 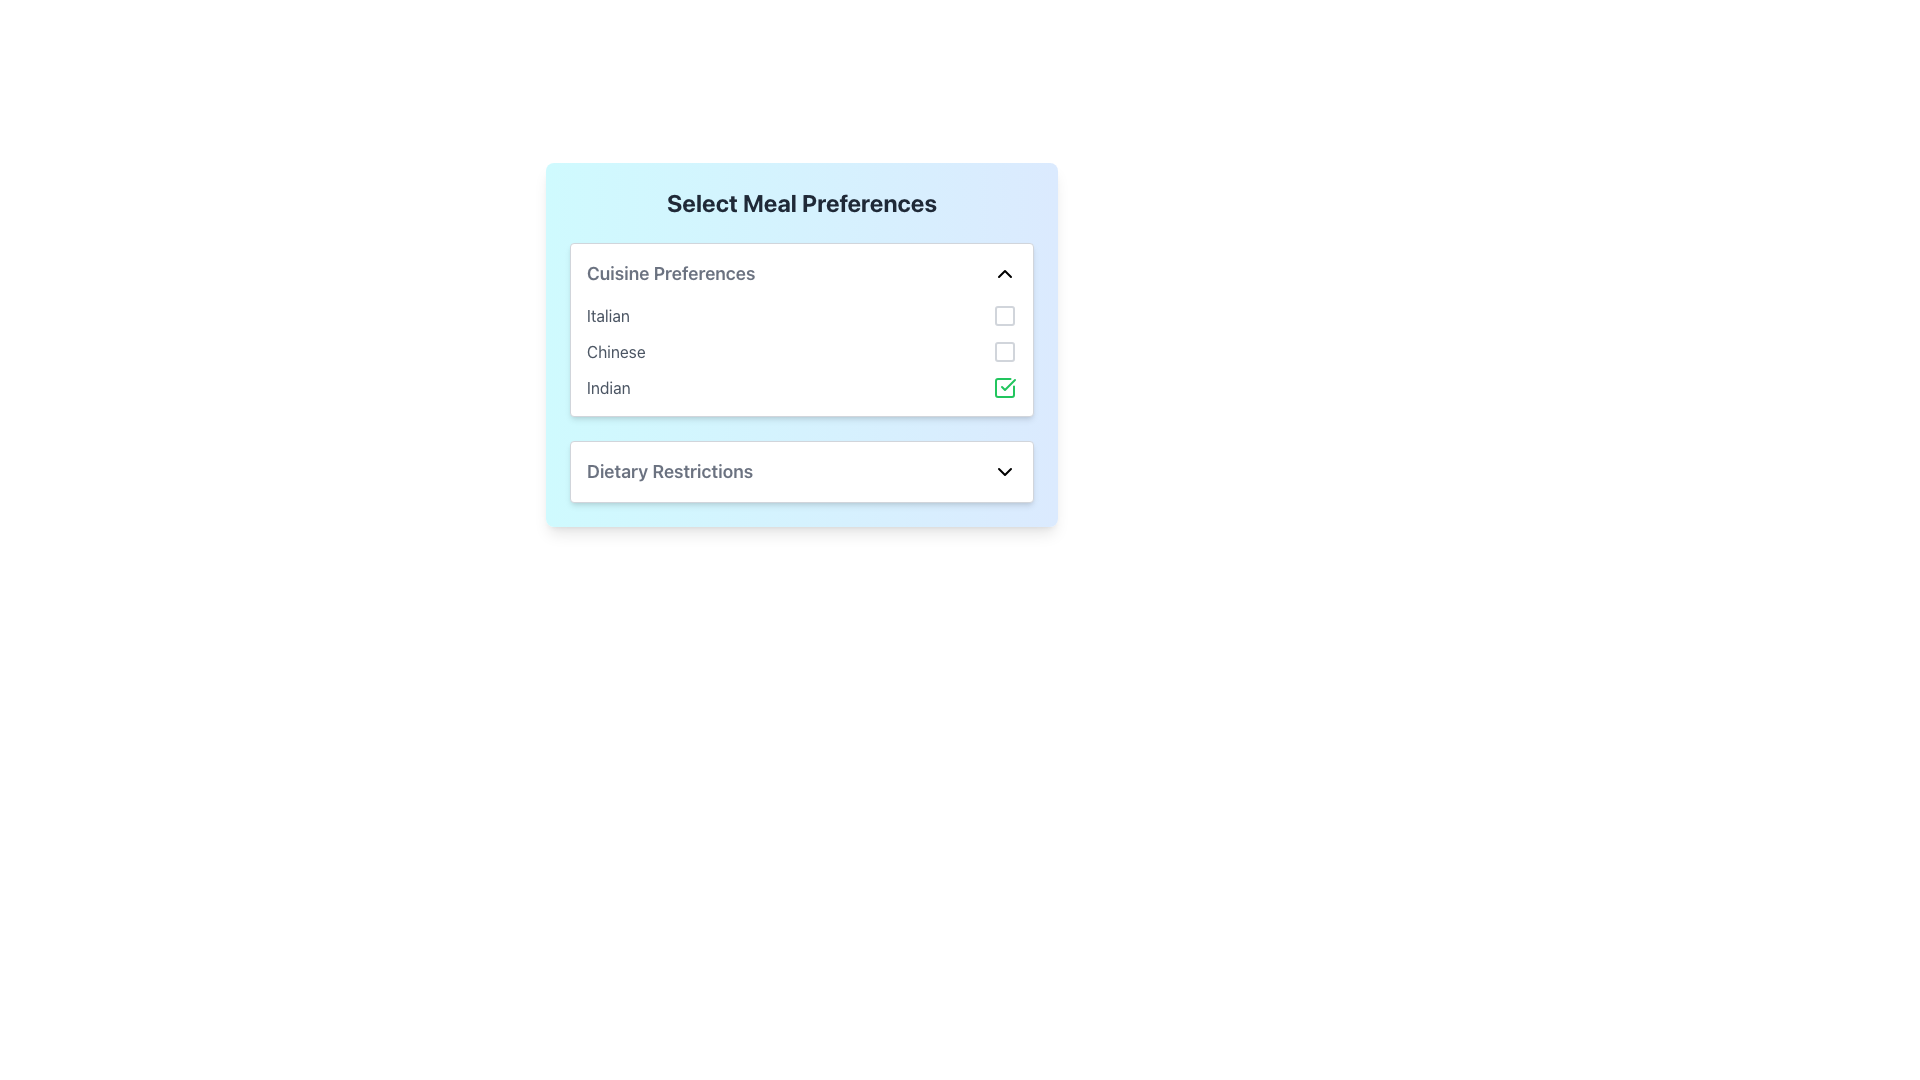 What do you see at coordinates (801, 471) in the screenshot?
I see `the dietary restrictions dropdown menu by moving the mouse cursor to its center and preparing for keyboard interaction` at bounding box center [801, 471].